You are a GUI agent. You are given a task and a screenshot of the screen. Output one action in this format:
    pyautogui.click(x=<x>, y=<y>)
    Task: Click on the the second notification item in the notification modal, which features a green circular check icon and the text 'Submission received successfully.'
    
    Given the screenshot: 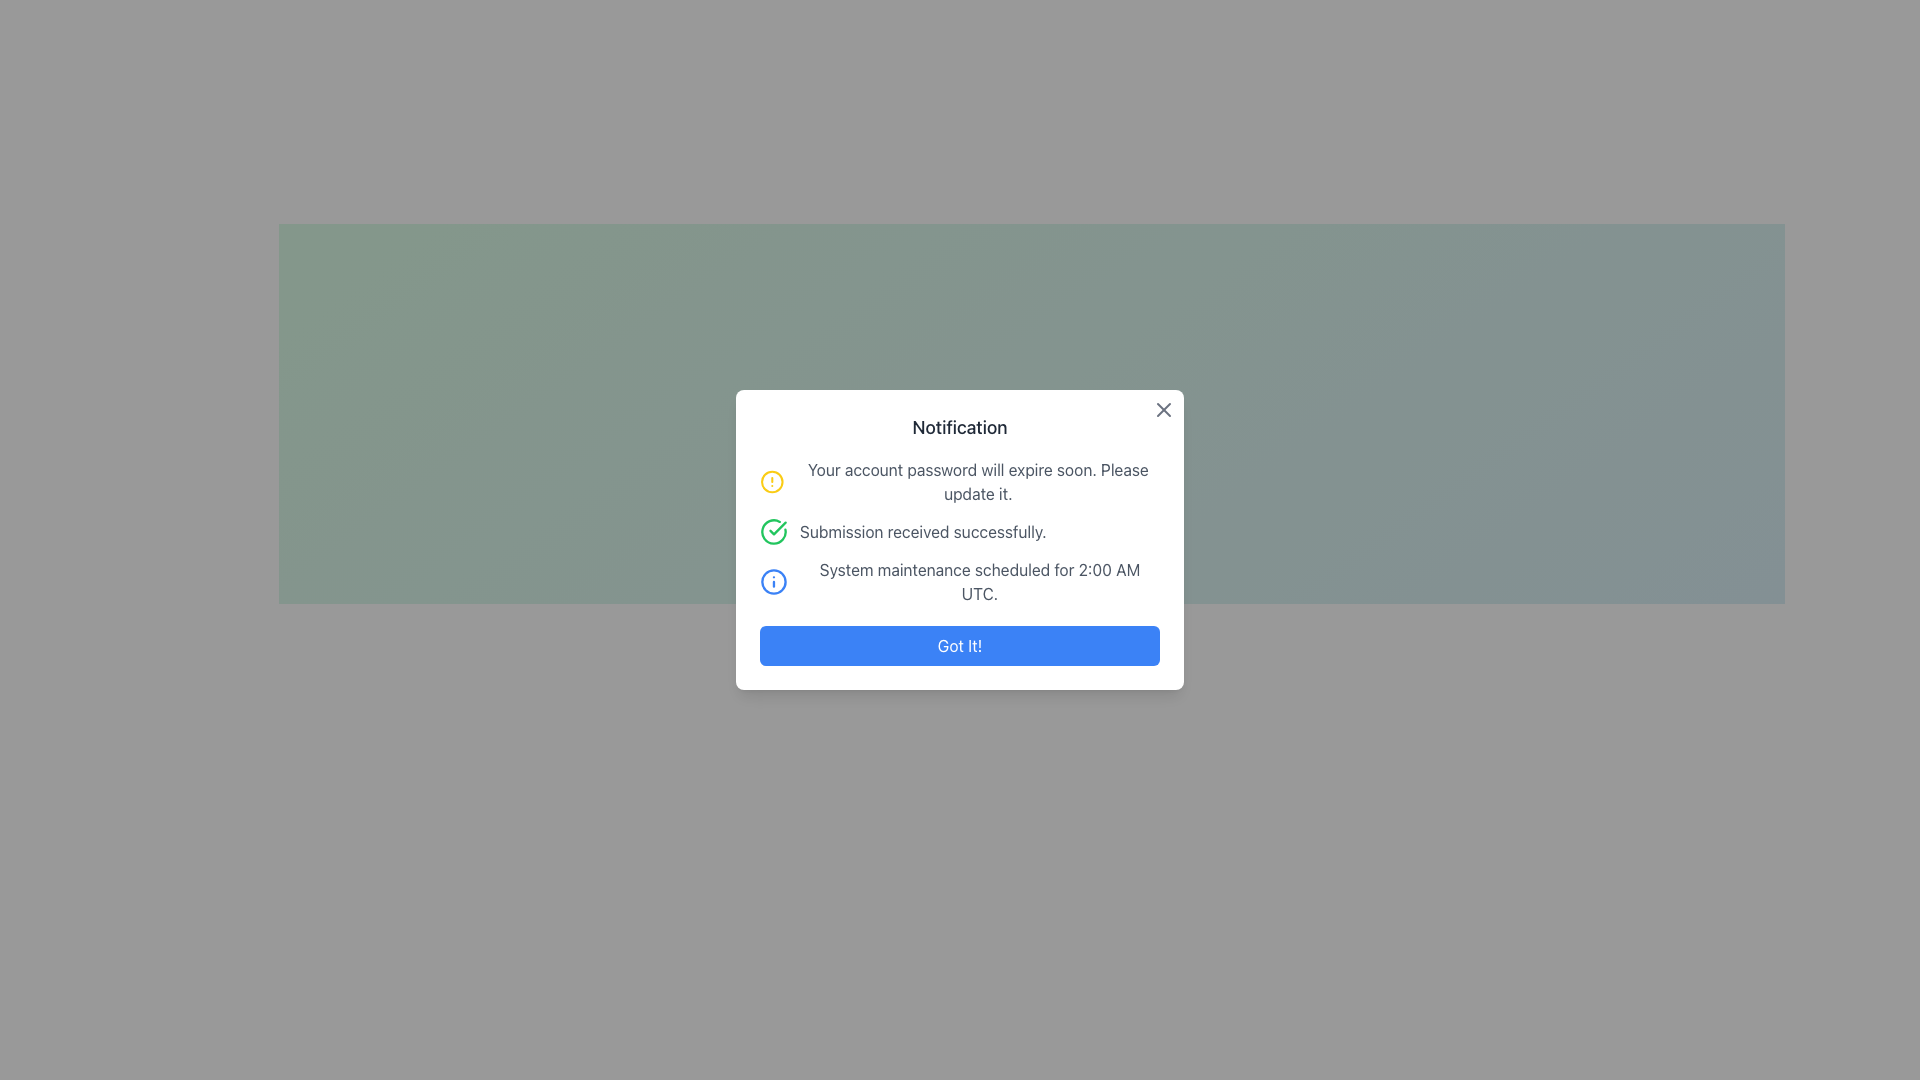 What is the action you would take?
    pyautogui.click(x=960, y=531)
    